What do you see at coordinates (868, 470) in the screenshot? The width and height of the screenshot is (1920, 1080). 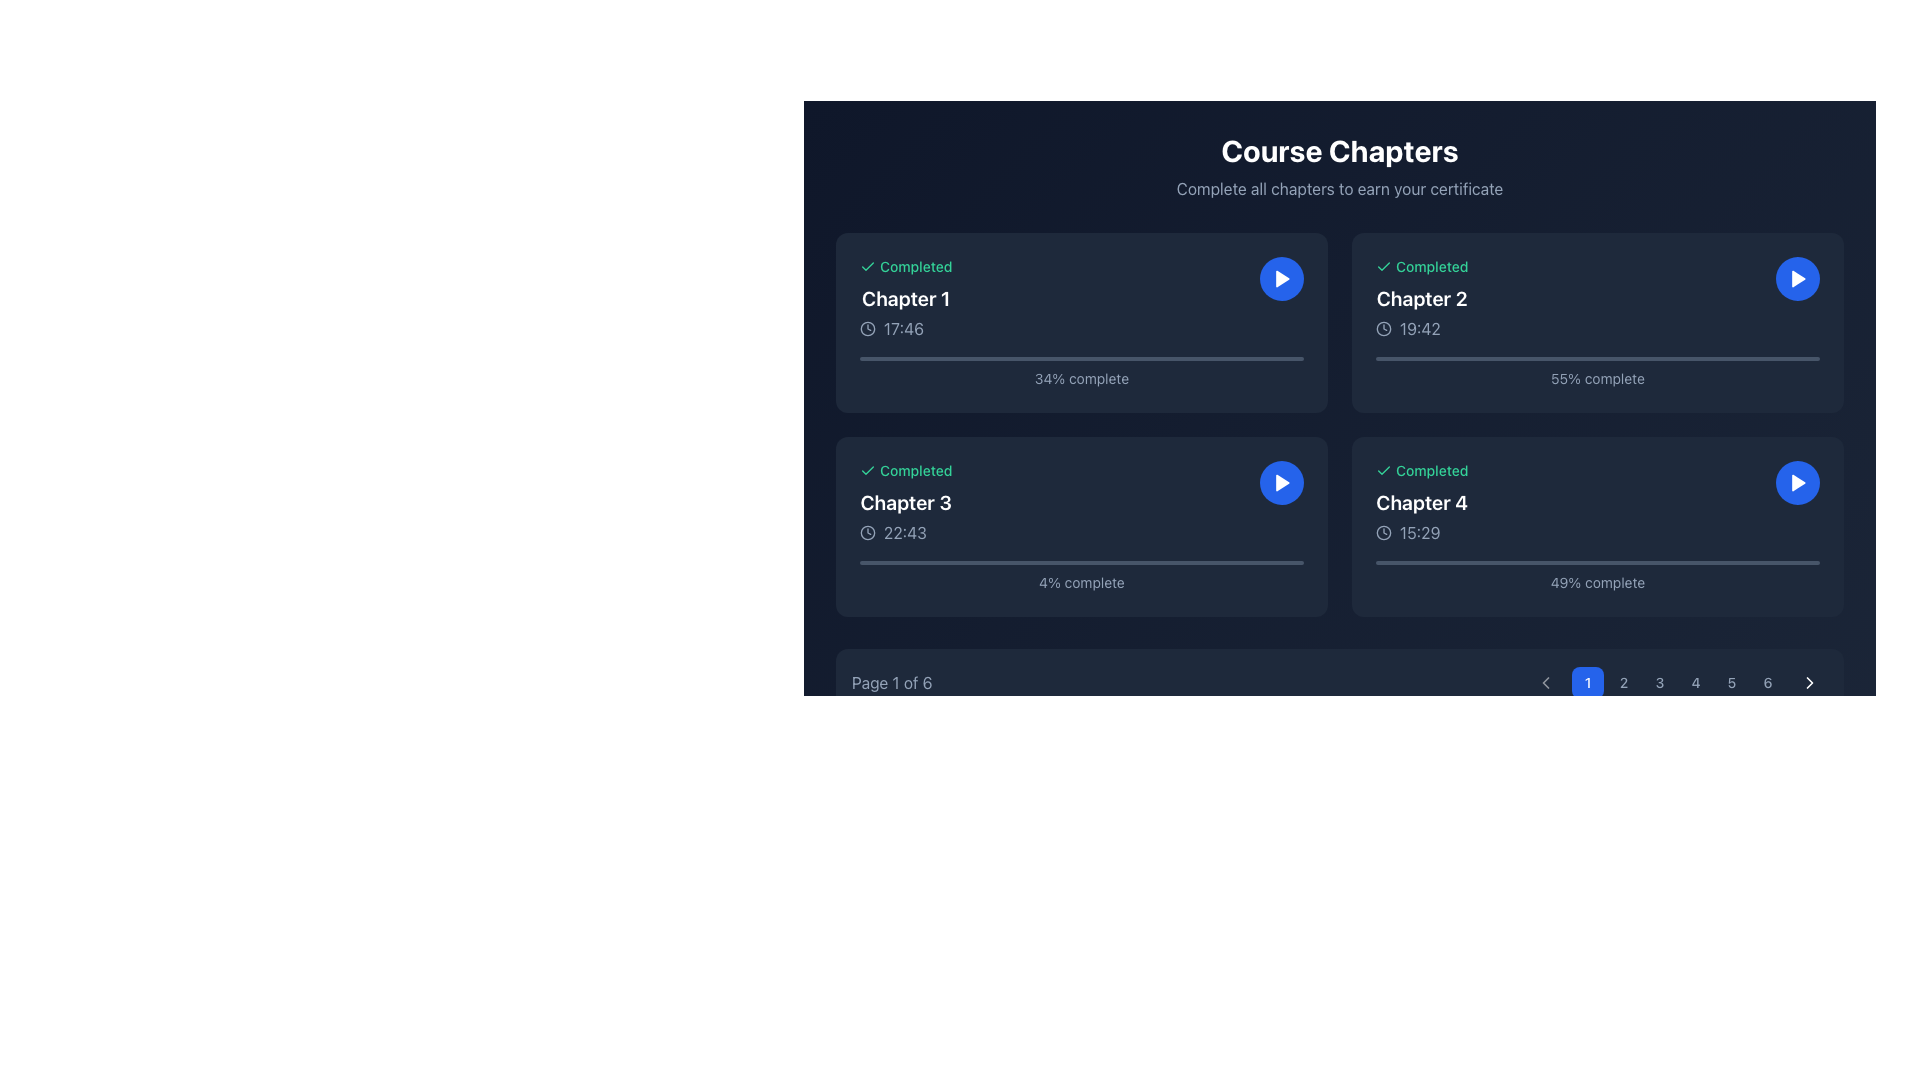 I see `the green check icon indicating completion status, positioned at the top left corner of the 'Completed' text in the course chapter status group` at bounding box center [868, 470].